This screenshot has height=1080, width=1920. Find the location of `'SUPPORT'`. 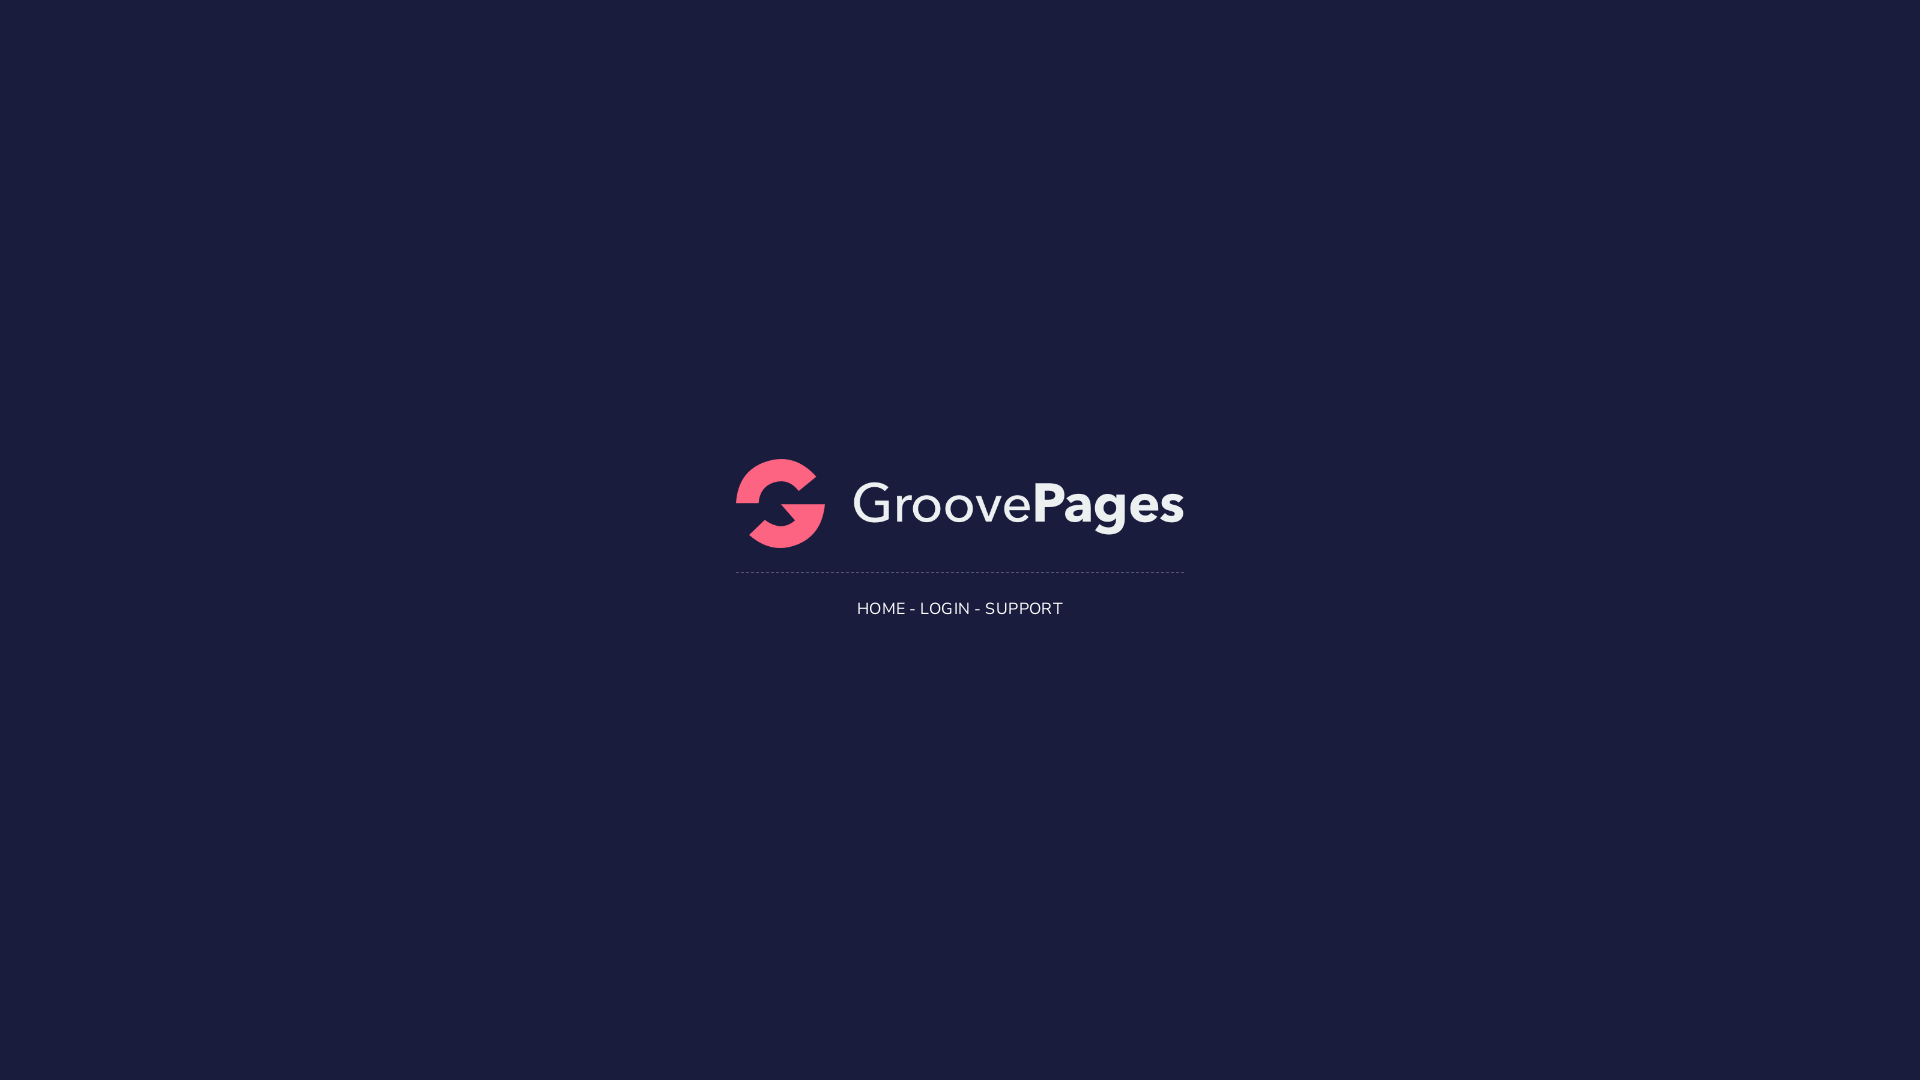

'SUPPORT' is located at coordinates (984, 608).